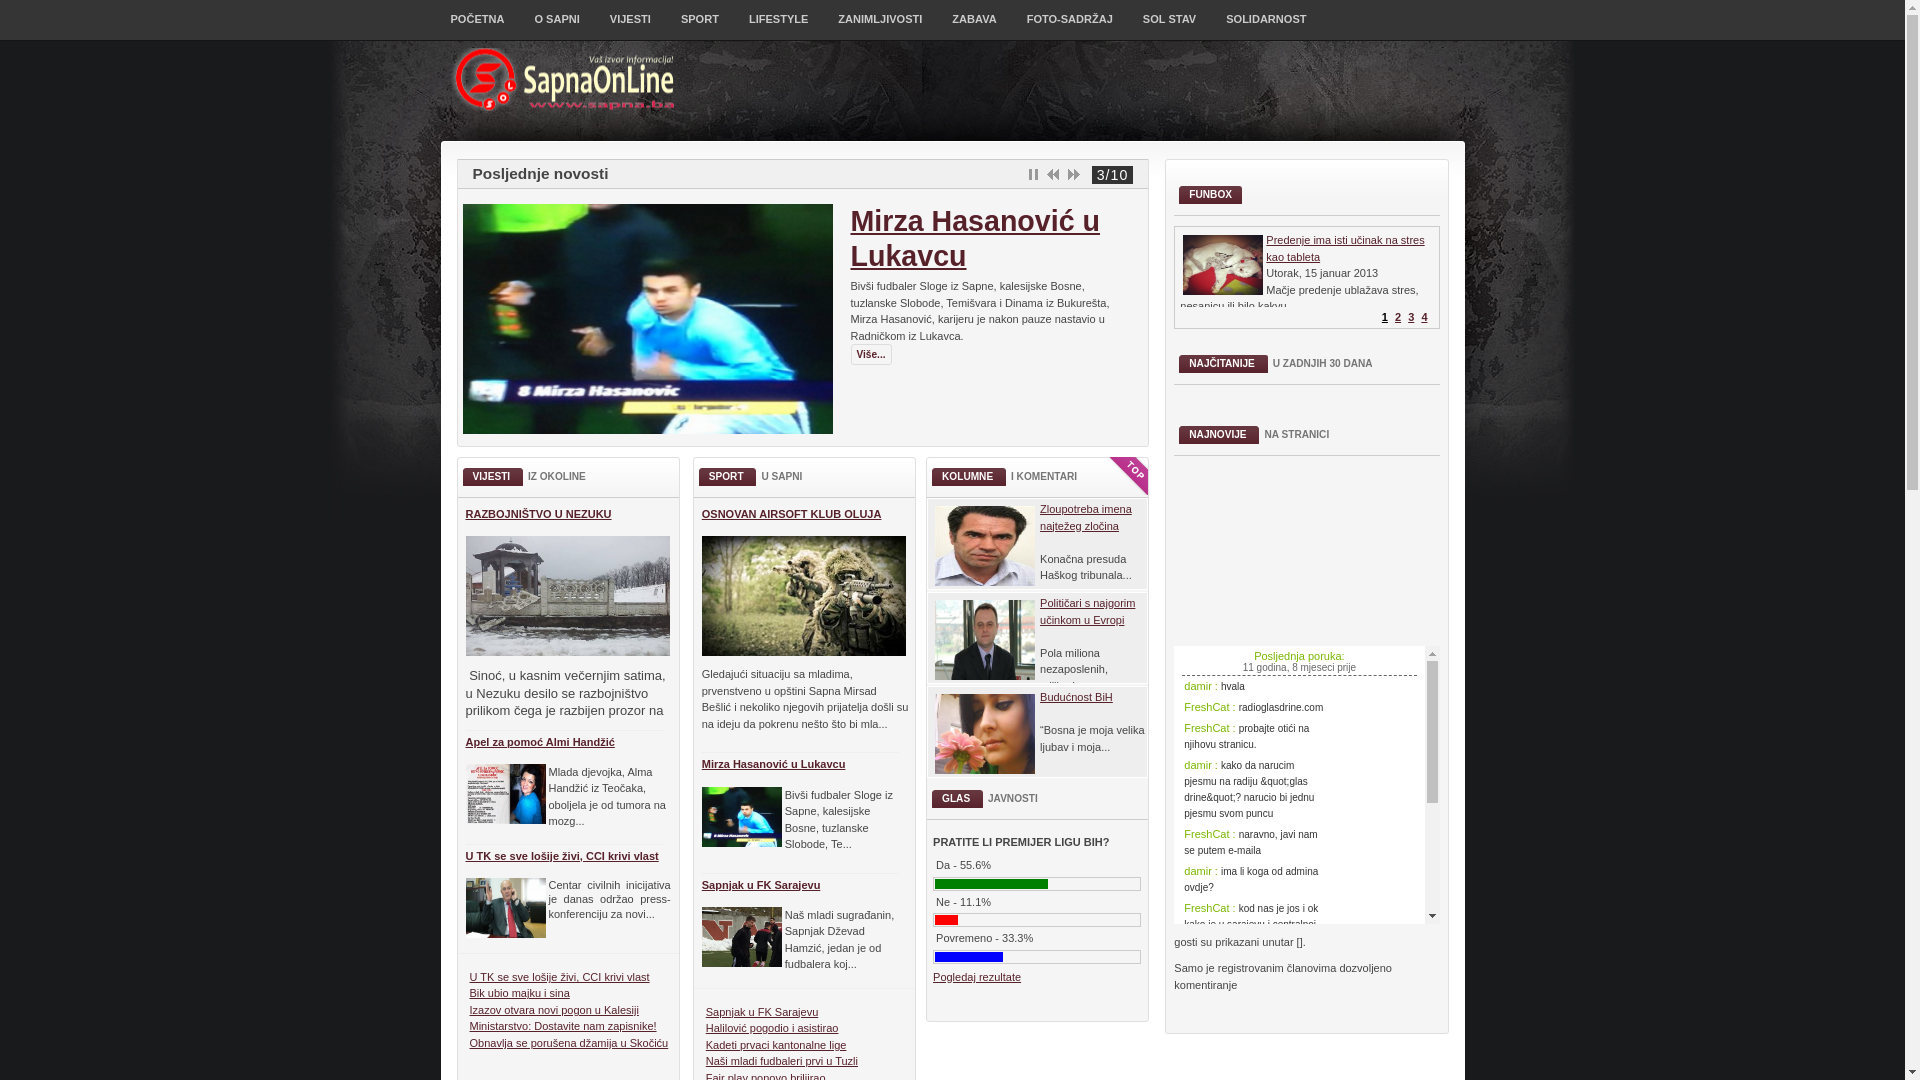 Image resolution: width=1920 pixels, height=1080 pixels. I want to click on 'SOL STAV', so click(1169, 27).